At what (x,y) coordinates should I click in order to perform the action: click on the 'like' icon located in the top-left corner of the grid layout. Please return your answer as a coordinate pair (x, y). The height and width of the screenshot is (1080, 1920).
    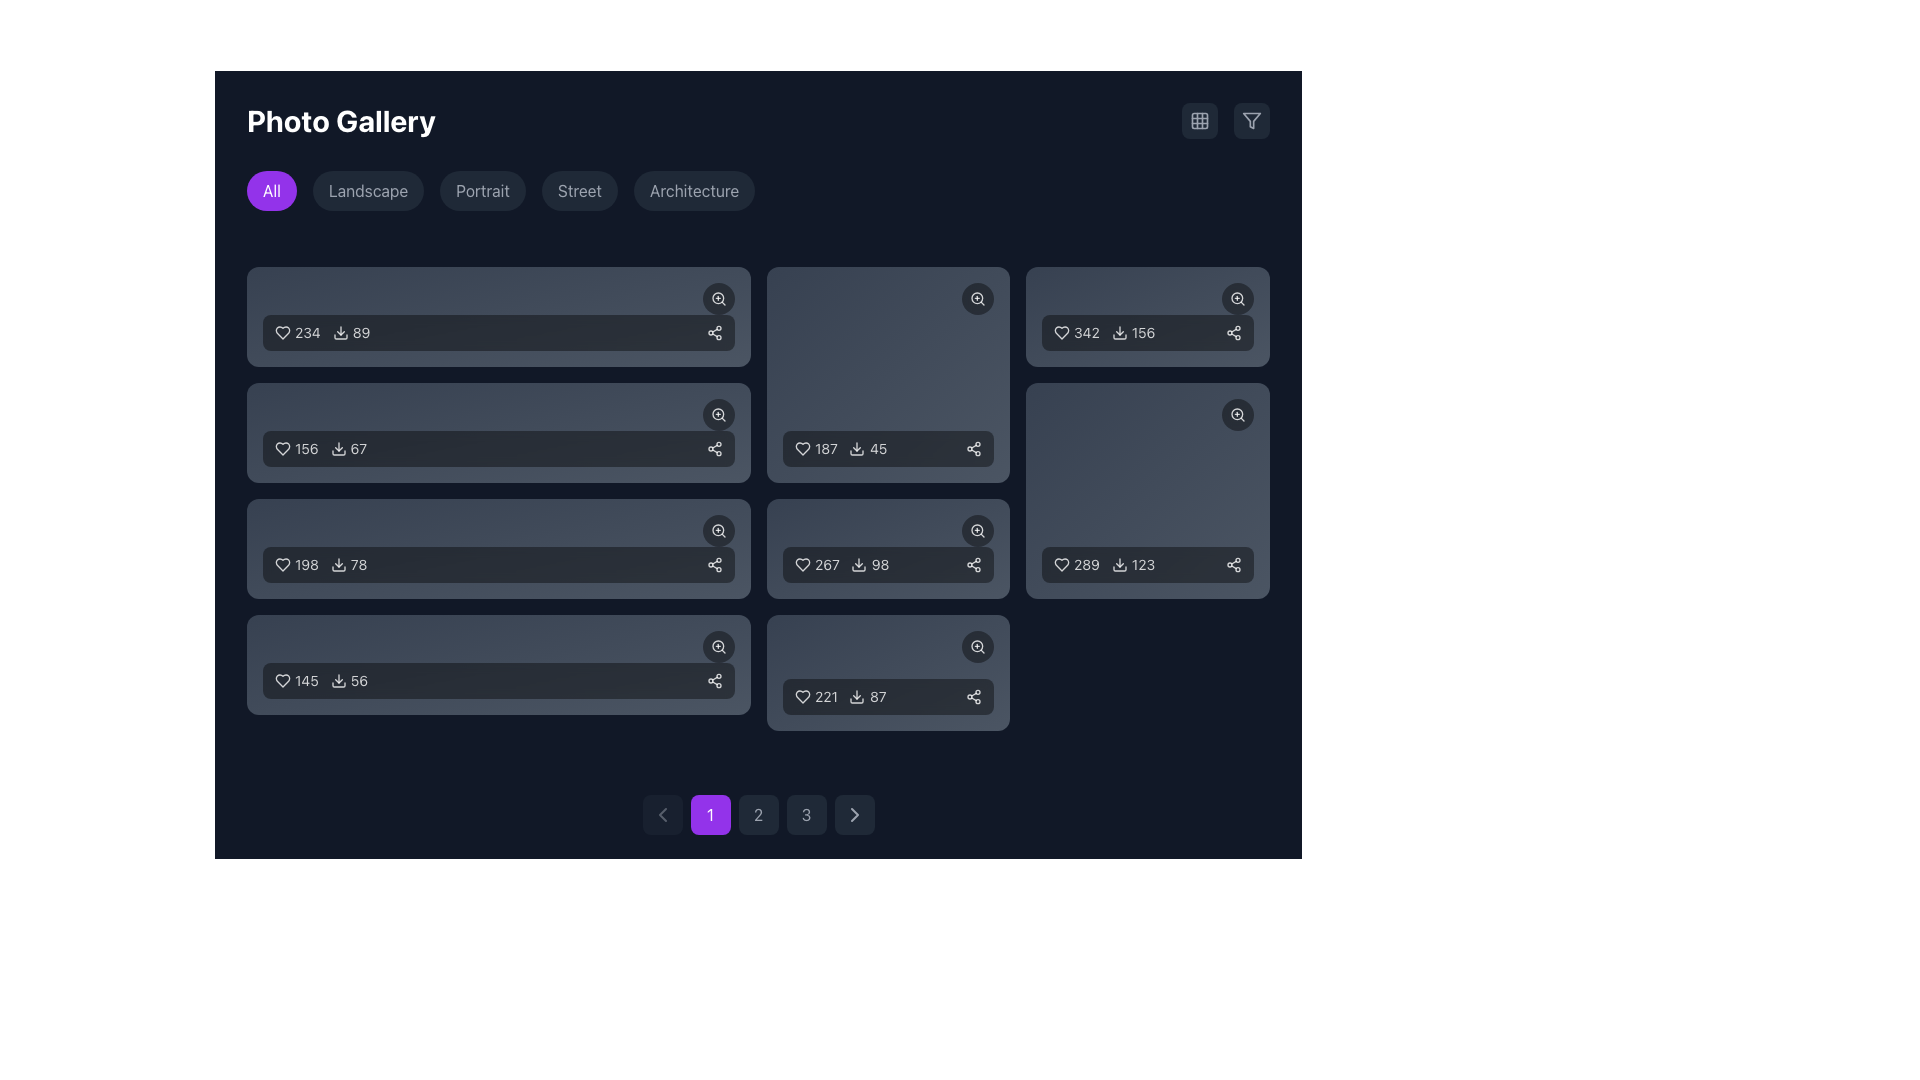
    Looking at the image, I should click on (282, 331).